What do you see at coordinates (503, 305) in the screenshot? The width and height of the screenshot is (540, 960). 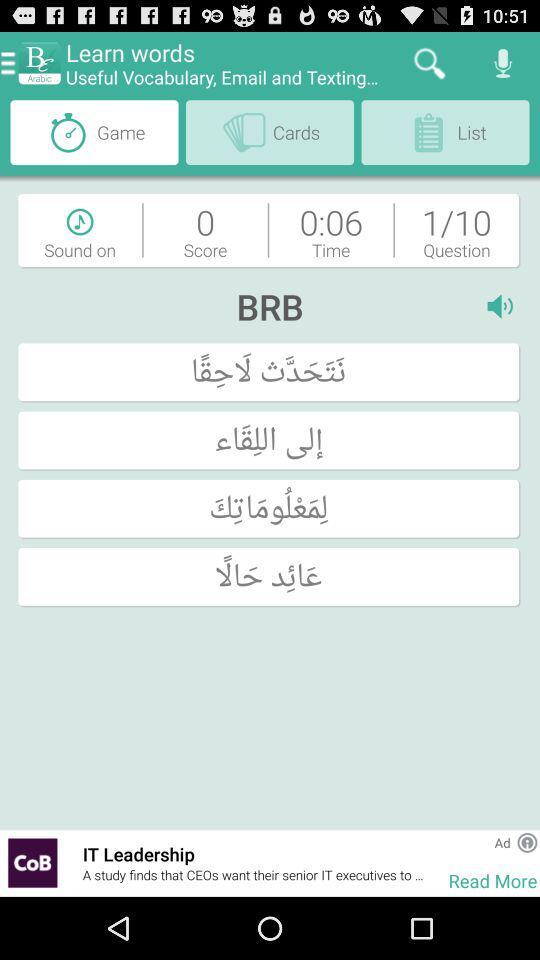 I see `i icon` at bounding box center [503, 305].